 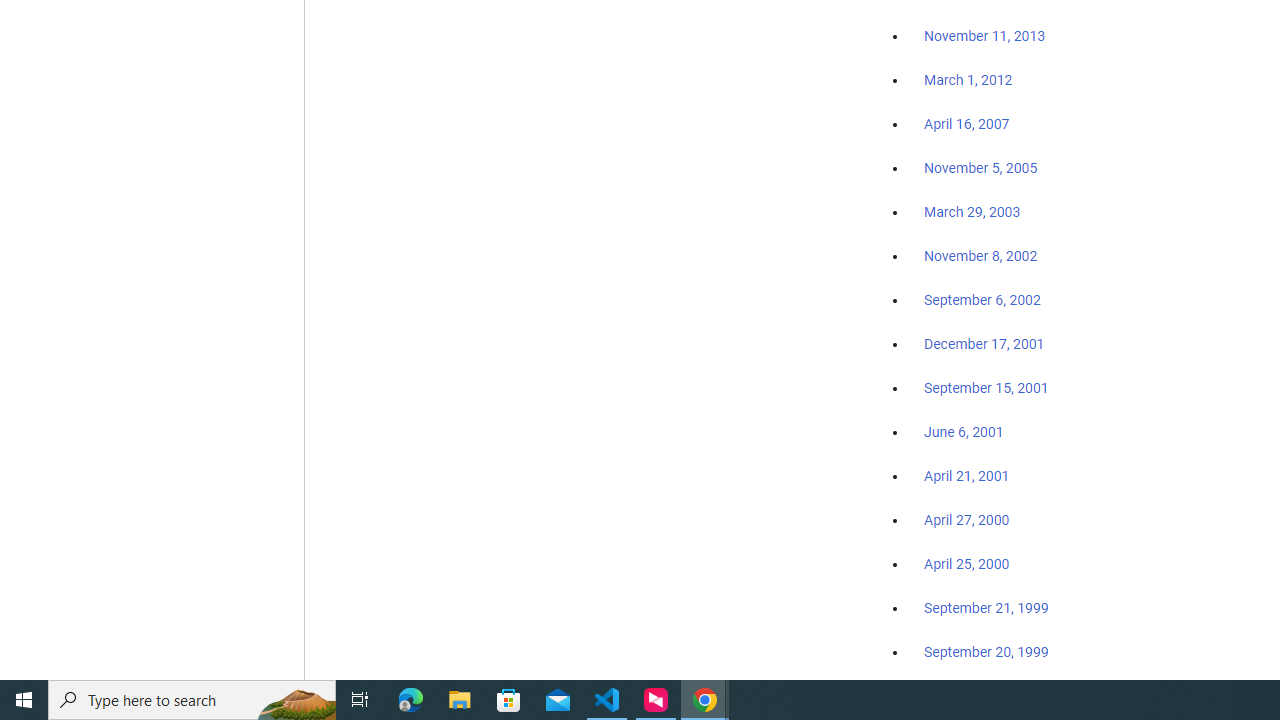 I want to click on 'June 6, 2001', so click(x=963, y=431).